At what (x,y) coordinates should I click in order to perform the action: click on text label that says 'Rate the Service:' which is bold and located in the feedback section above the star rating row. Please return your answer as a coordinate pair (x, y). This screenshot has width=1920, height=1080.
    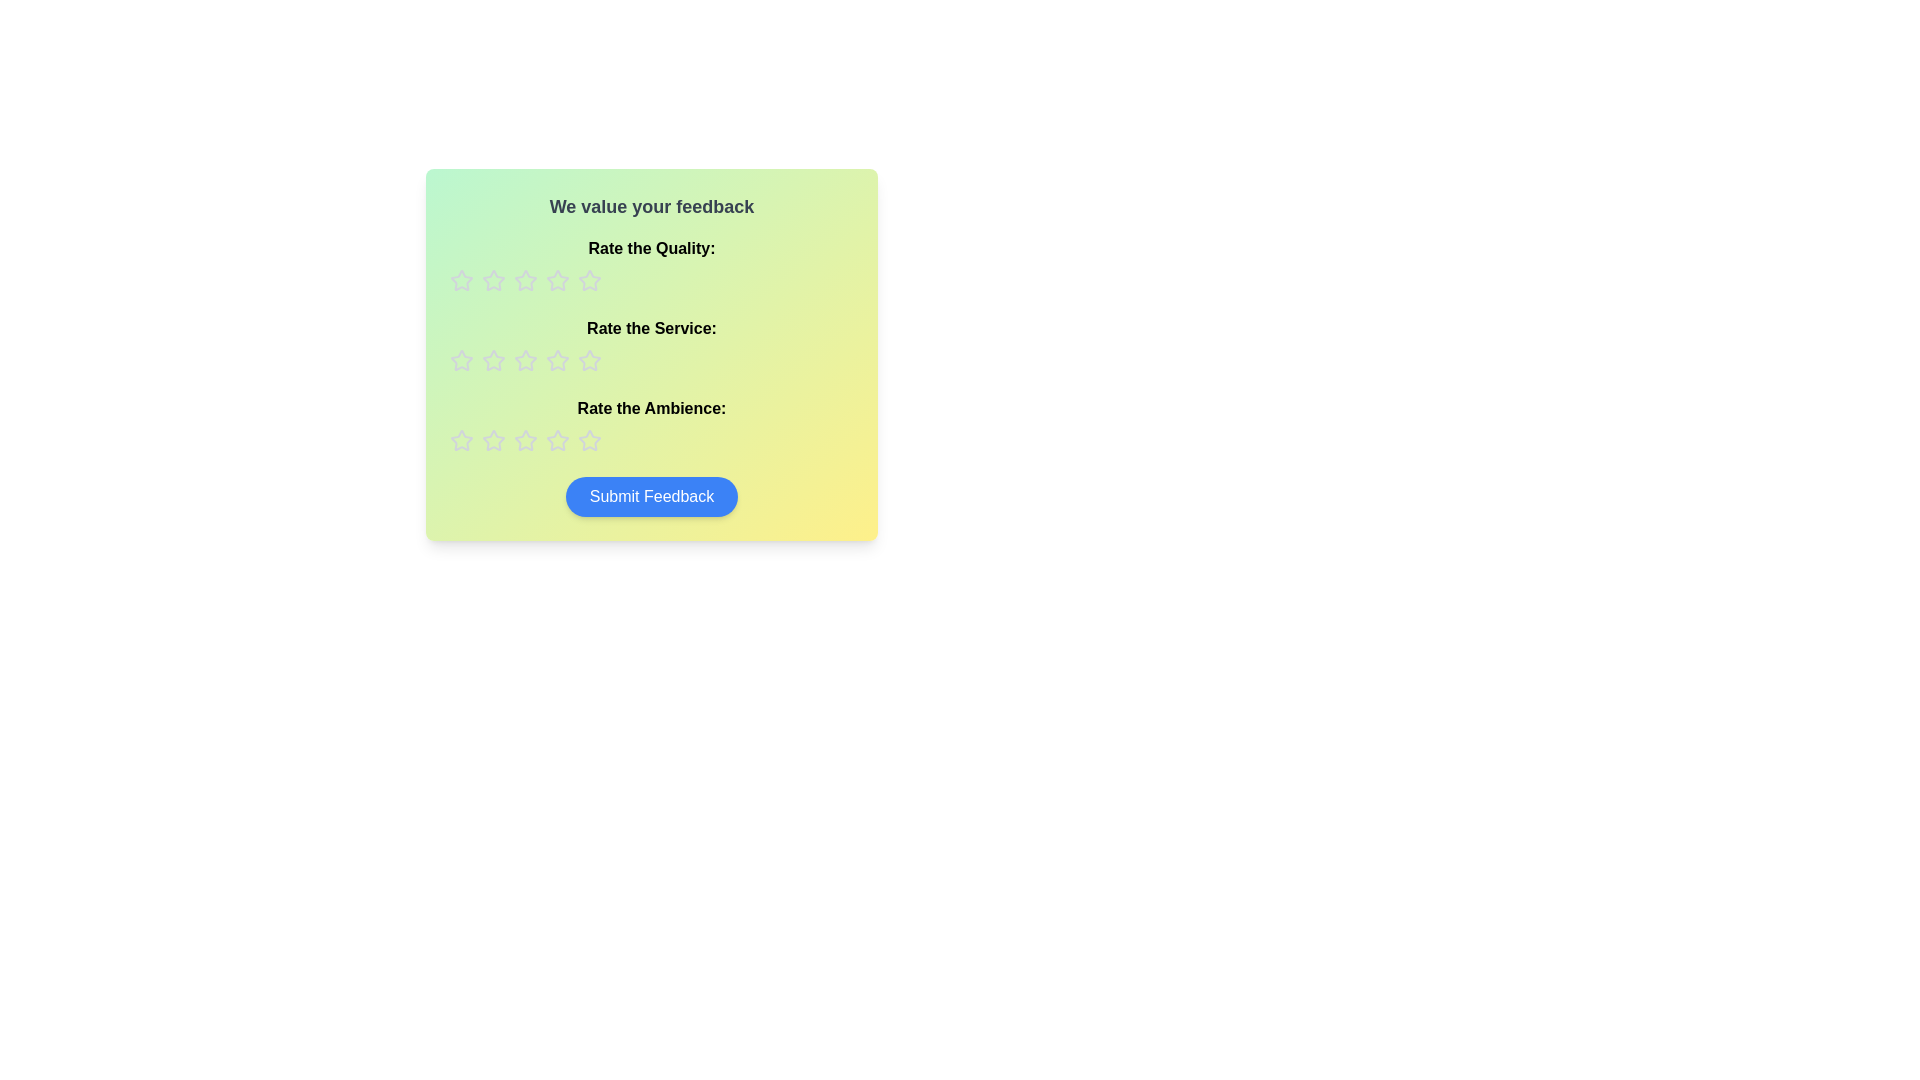
    Looking at the image, I should click on (652, 343).